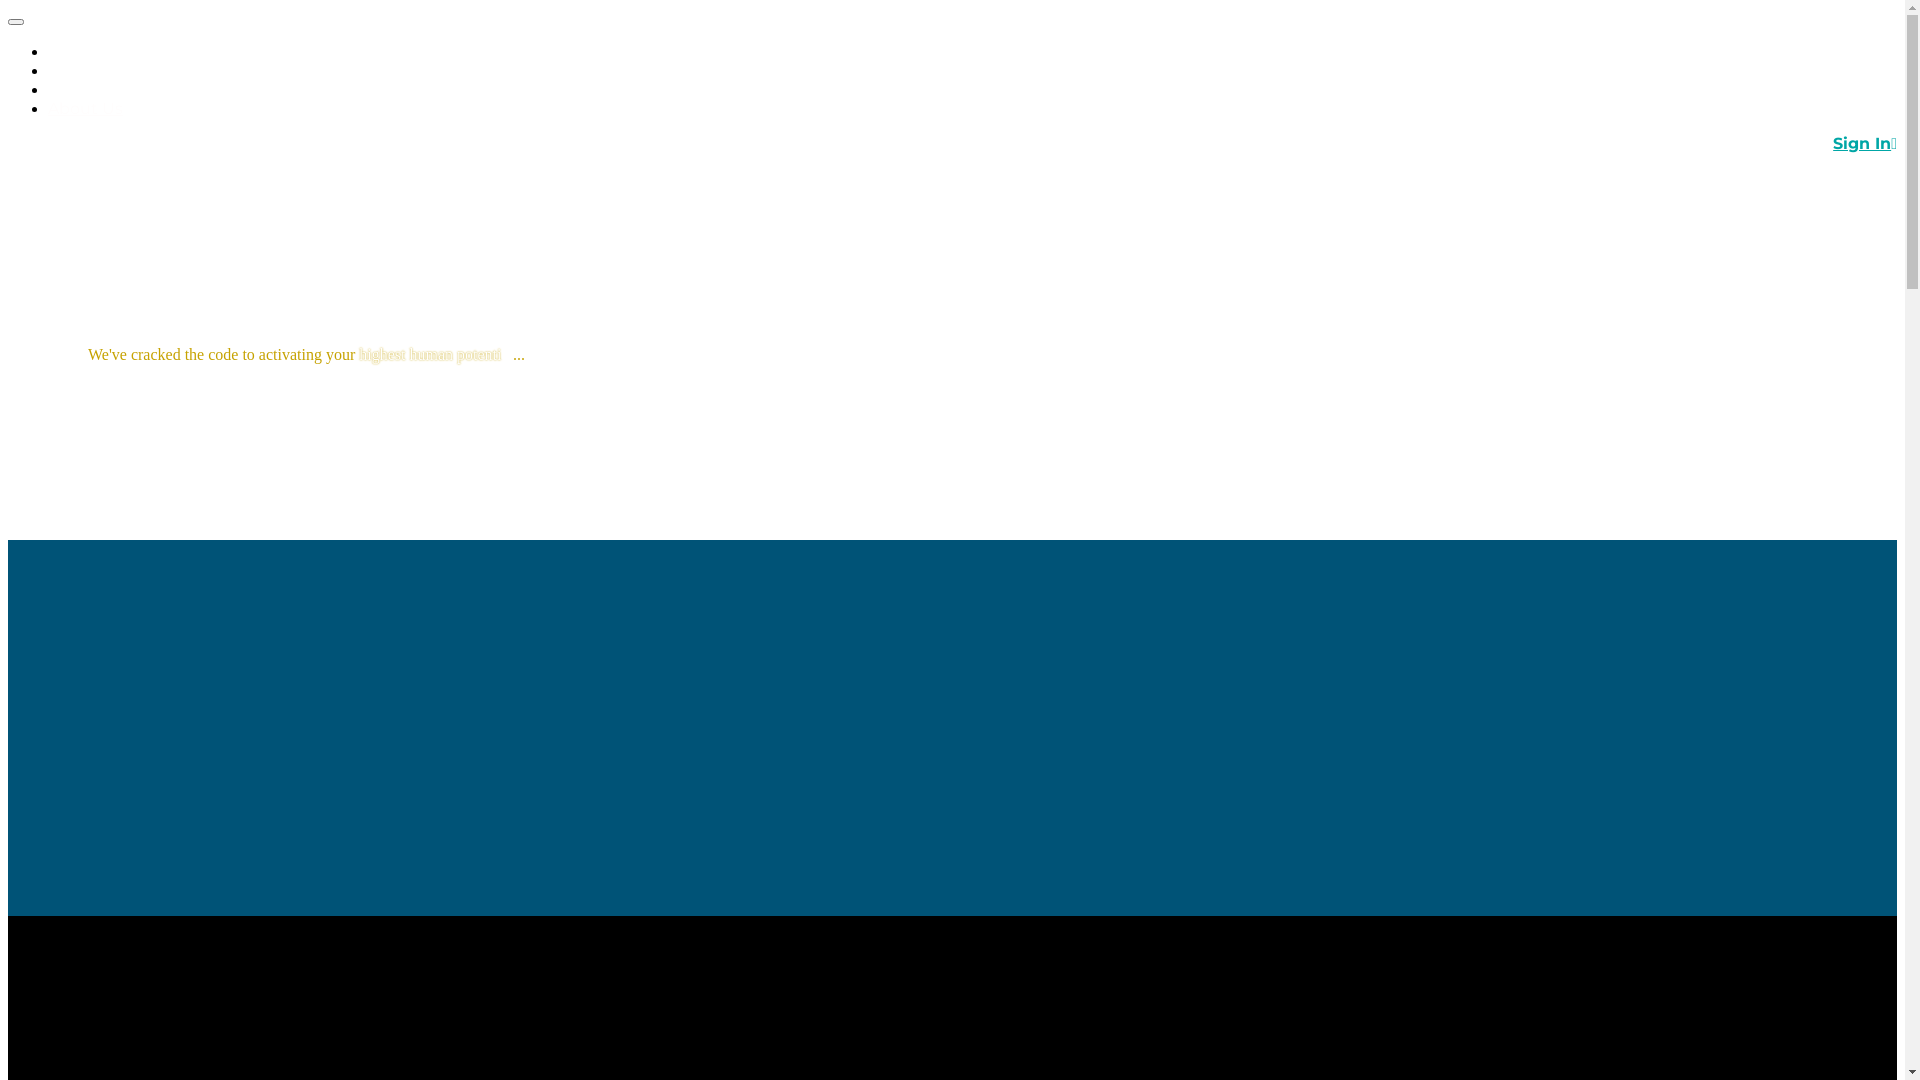 The image size is (1920, 1080). Describe the element at coordinates (15, 22) in the screenshot. I see `'Toggle navigation'` at that location.